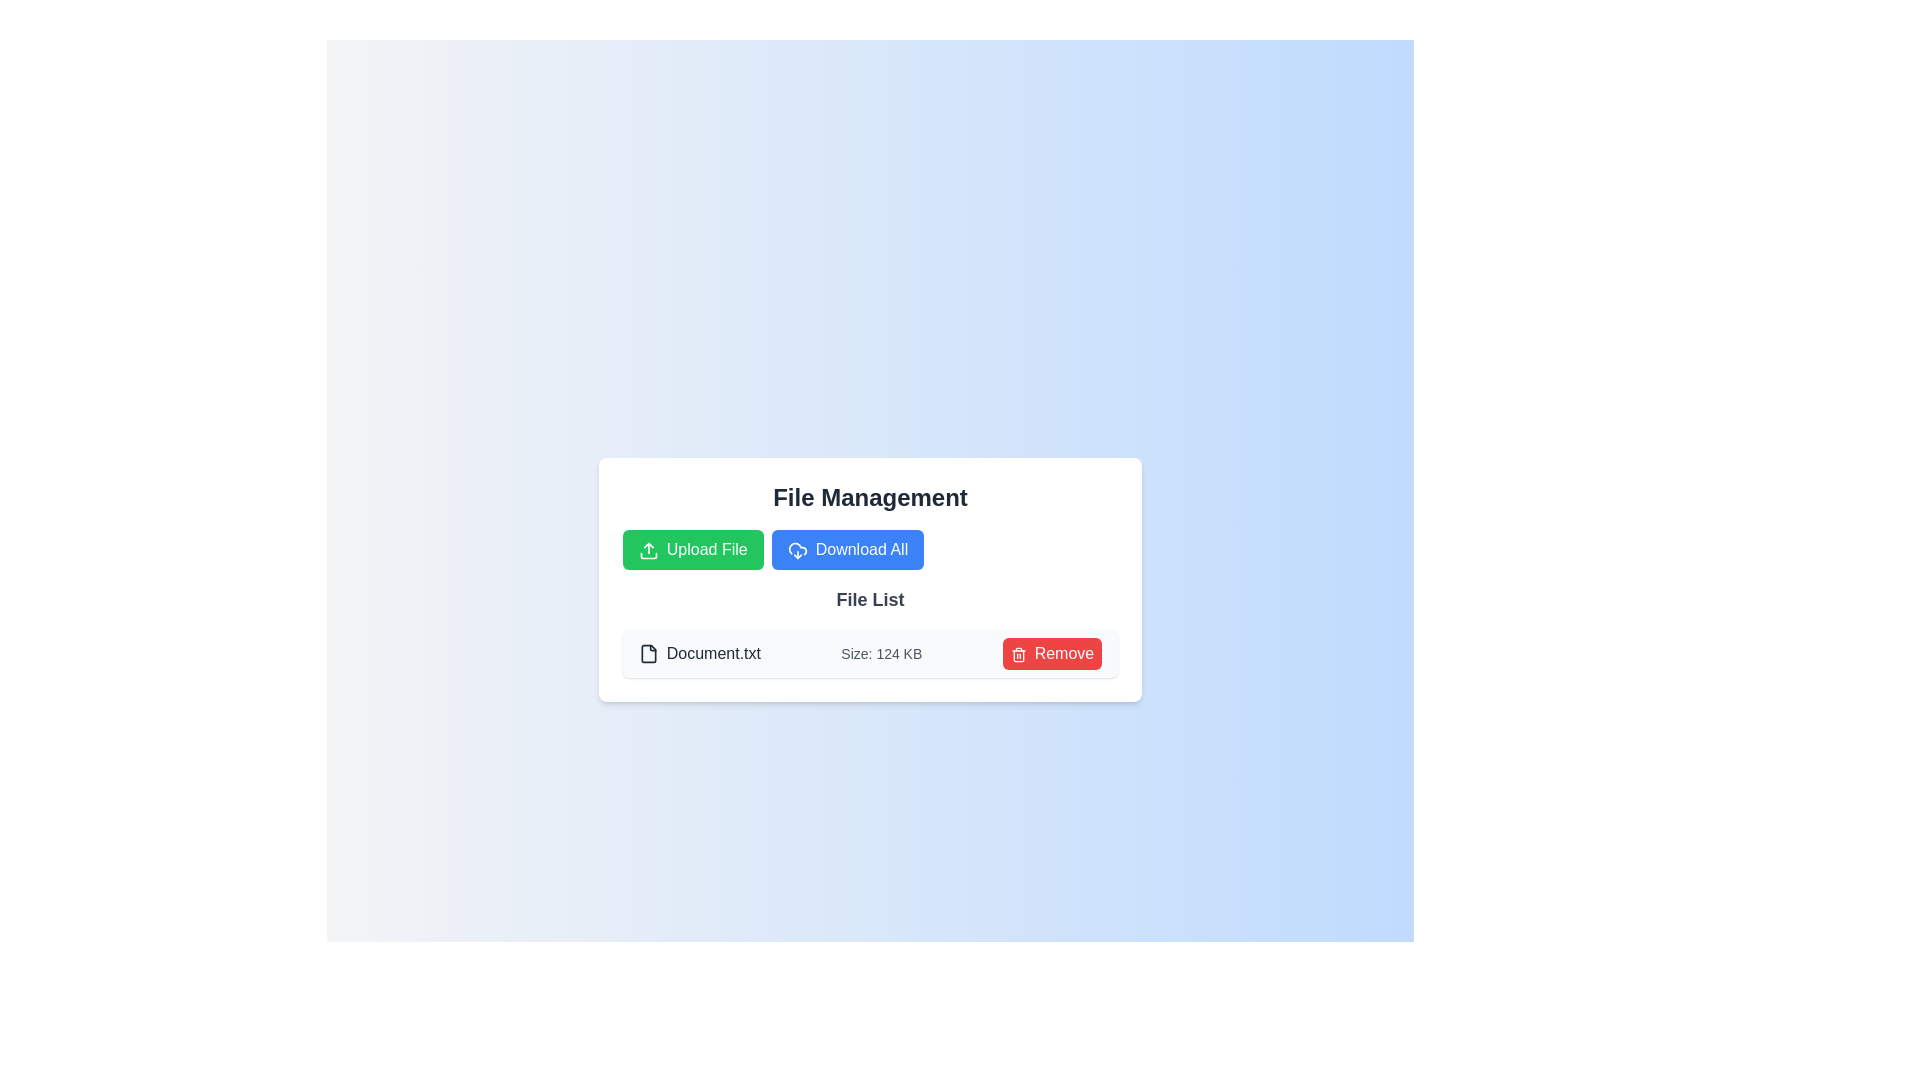 The image size is (1920, 1080). Describe the element at coordinates (1051, 654) in the screenshot. I see `the 'Remove' button located at the rightmost position next to the file size information for 'Document.txt'` at that location.